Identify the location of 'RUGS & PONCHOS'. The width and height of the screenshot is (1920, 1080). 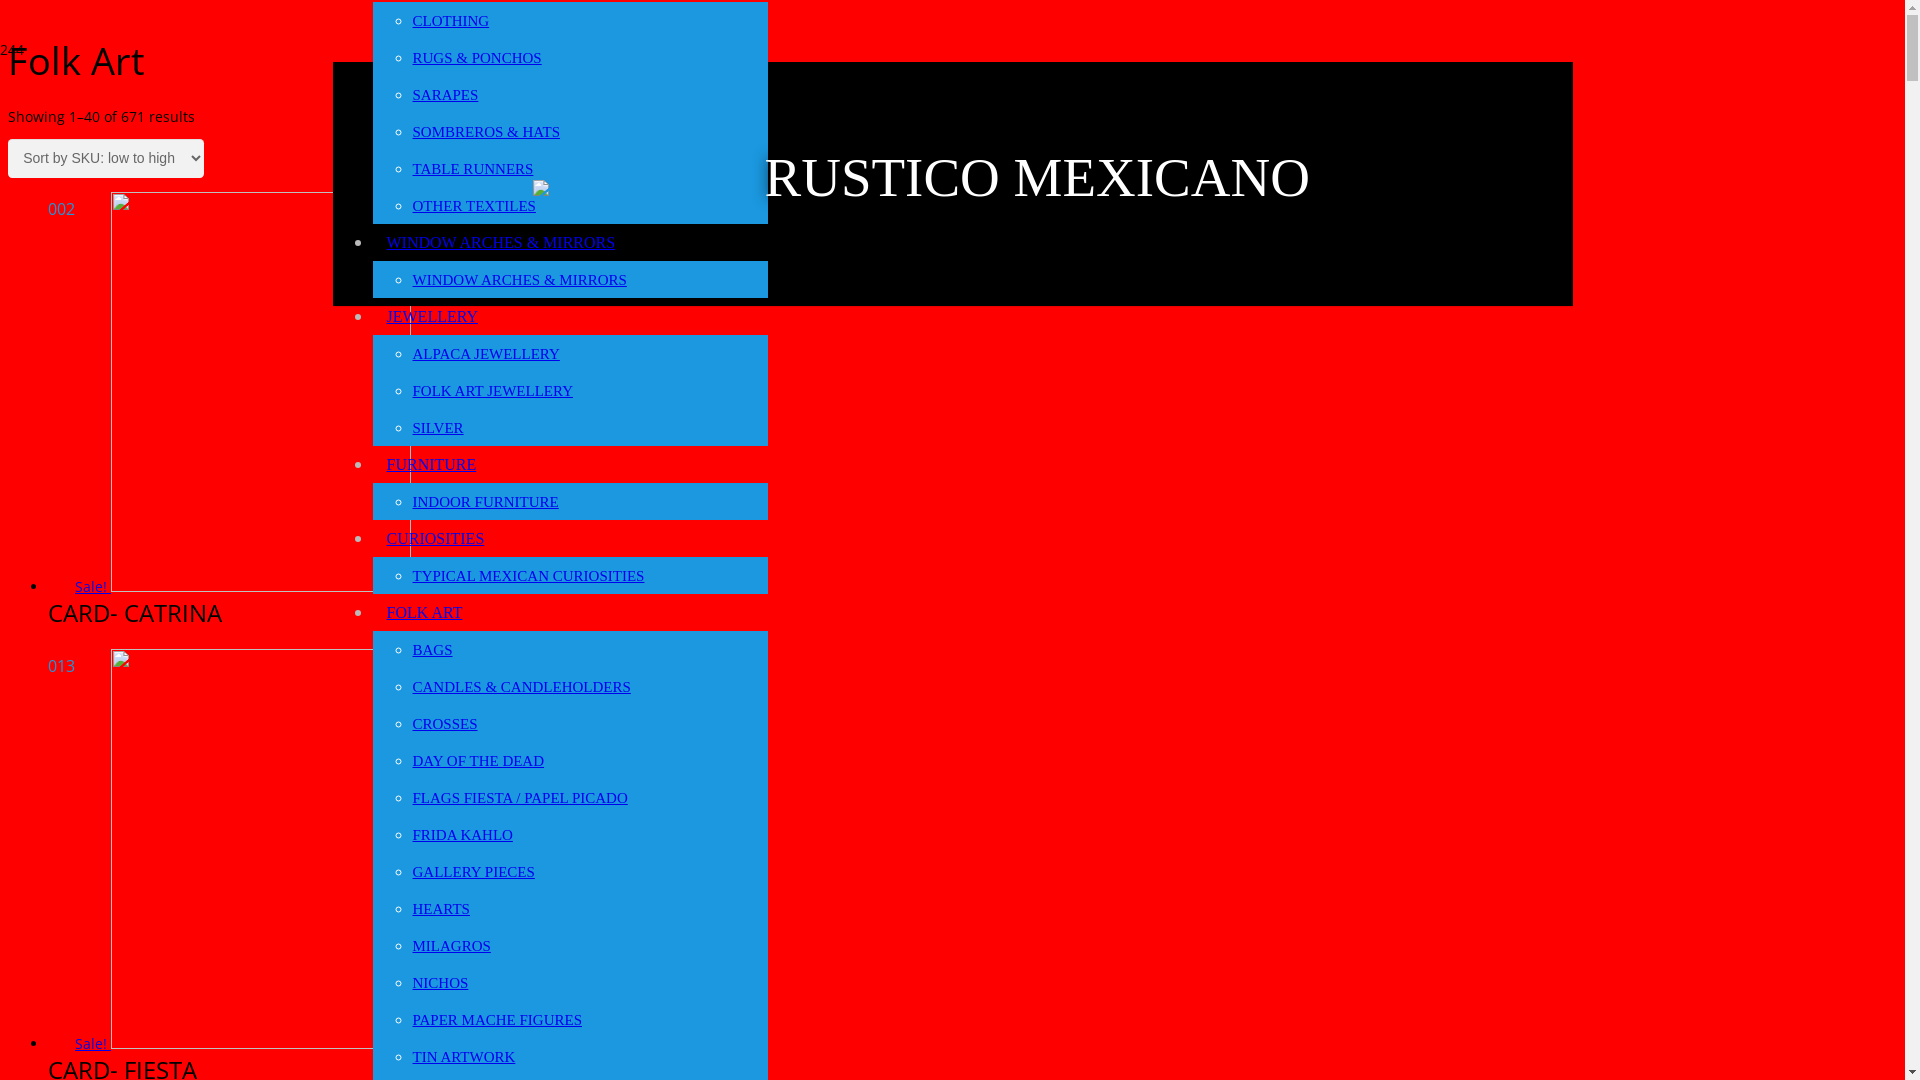
(475, 56).